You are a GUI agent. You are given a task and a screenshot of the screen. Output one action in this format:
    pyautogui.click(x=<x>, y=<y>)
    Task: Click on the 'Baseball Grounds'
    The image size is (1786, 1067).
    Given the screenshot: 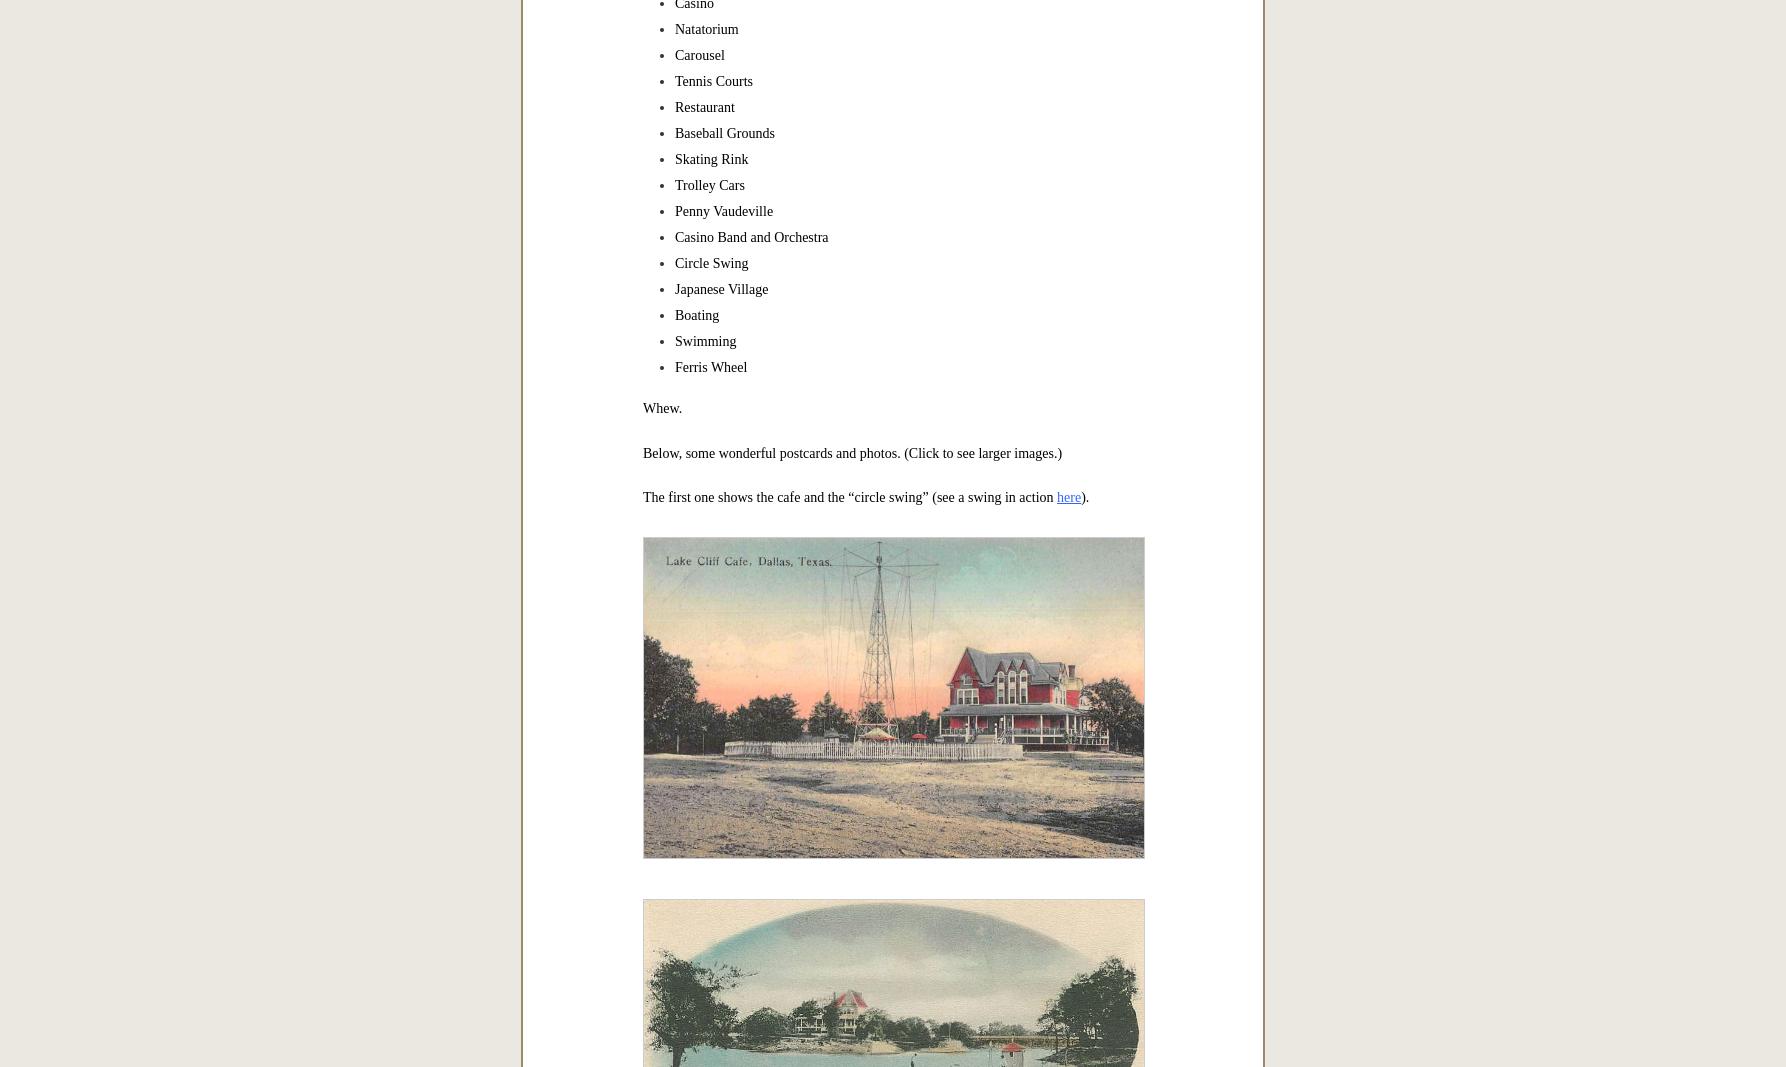 What is the action you would take?
    pyautogui.click(x=674, y=131)
    